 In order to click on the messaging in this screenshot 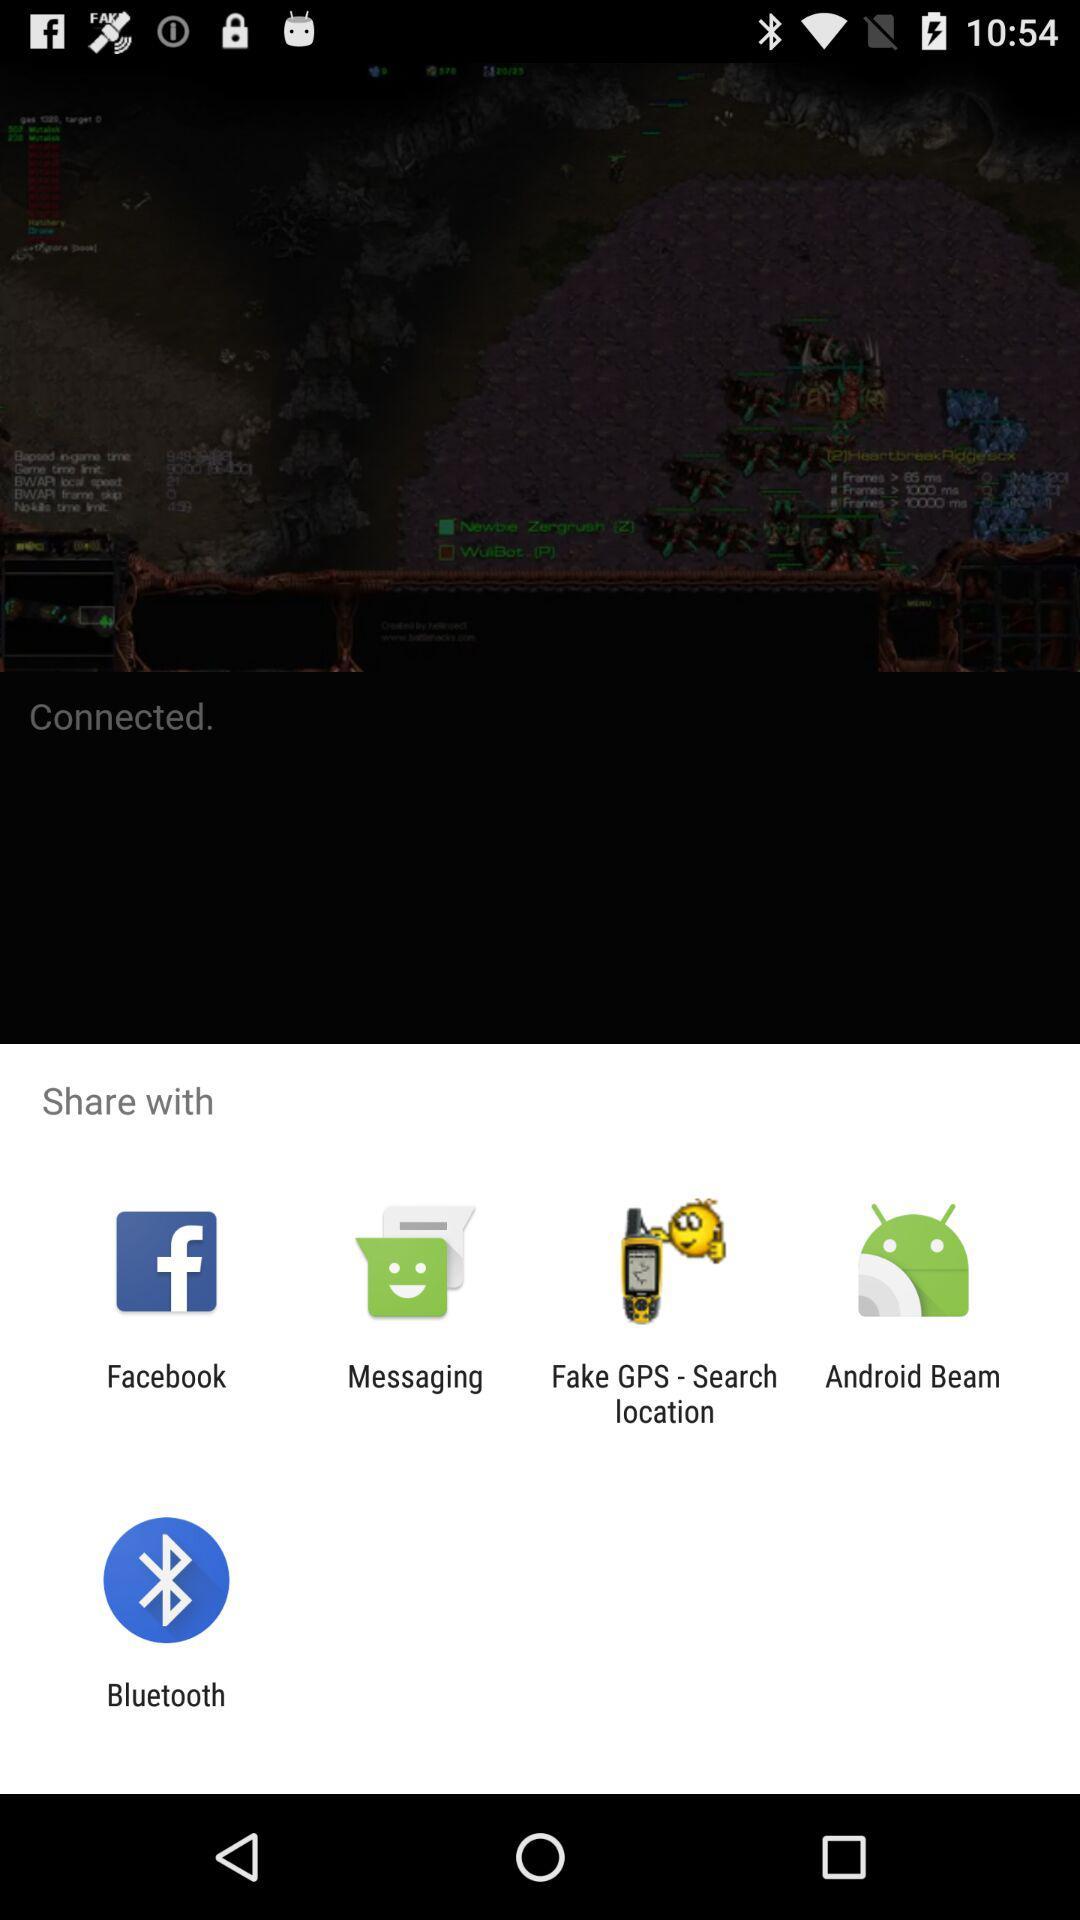, I will do `click(414, 1392)`.